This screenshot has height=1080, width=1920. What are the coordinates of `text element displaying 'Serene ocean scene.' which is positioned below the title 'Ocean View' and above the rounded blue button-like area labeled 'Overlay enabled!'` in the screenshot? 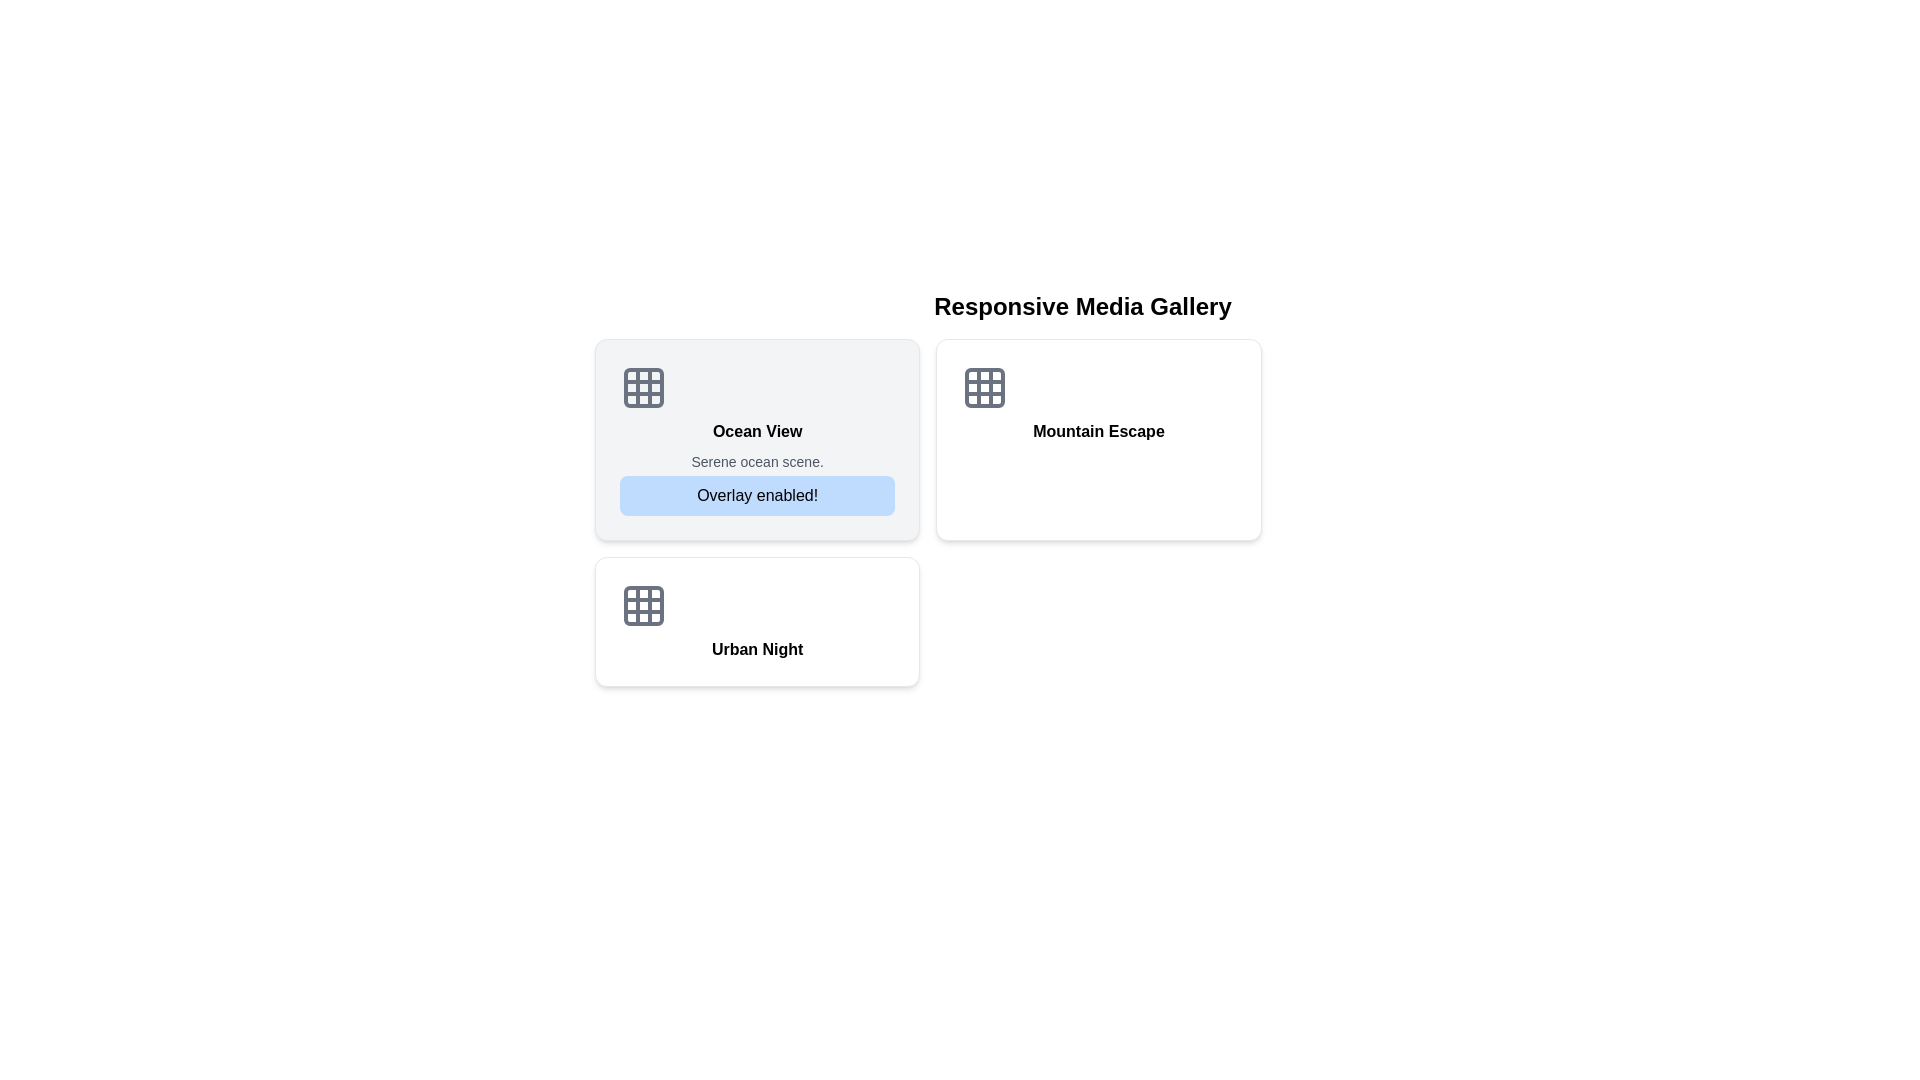 It's located at (756, 462).